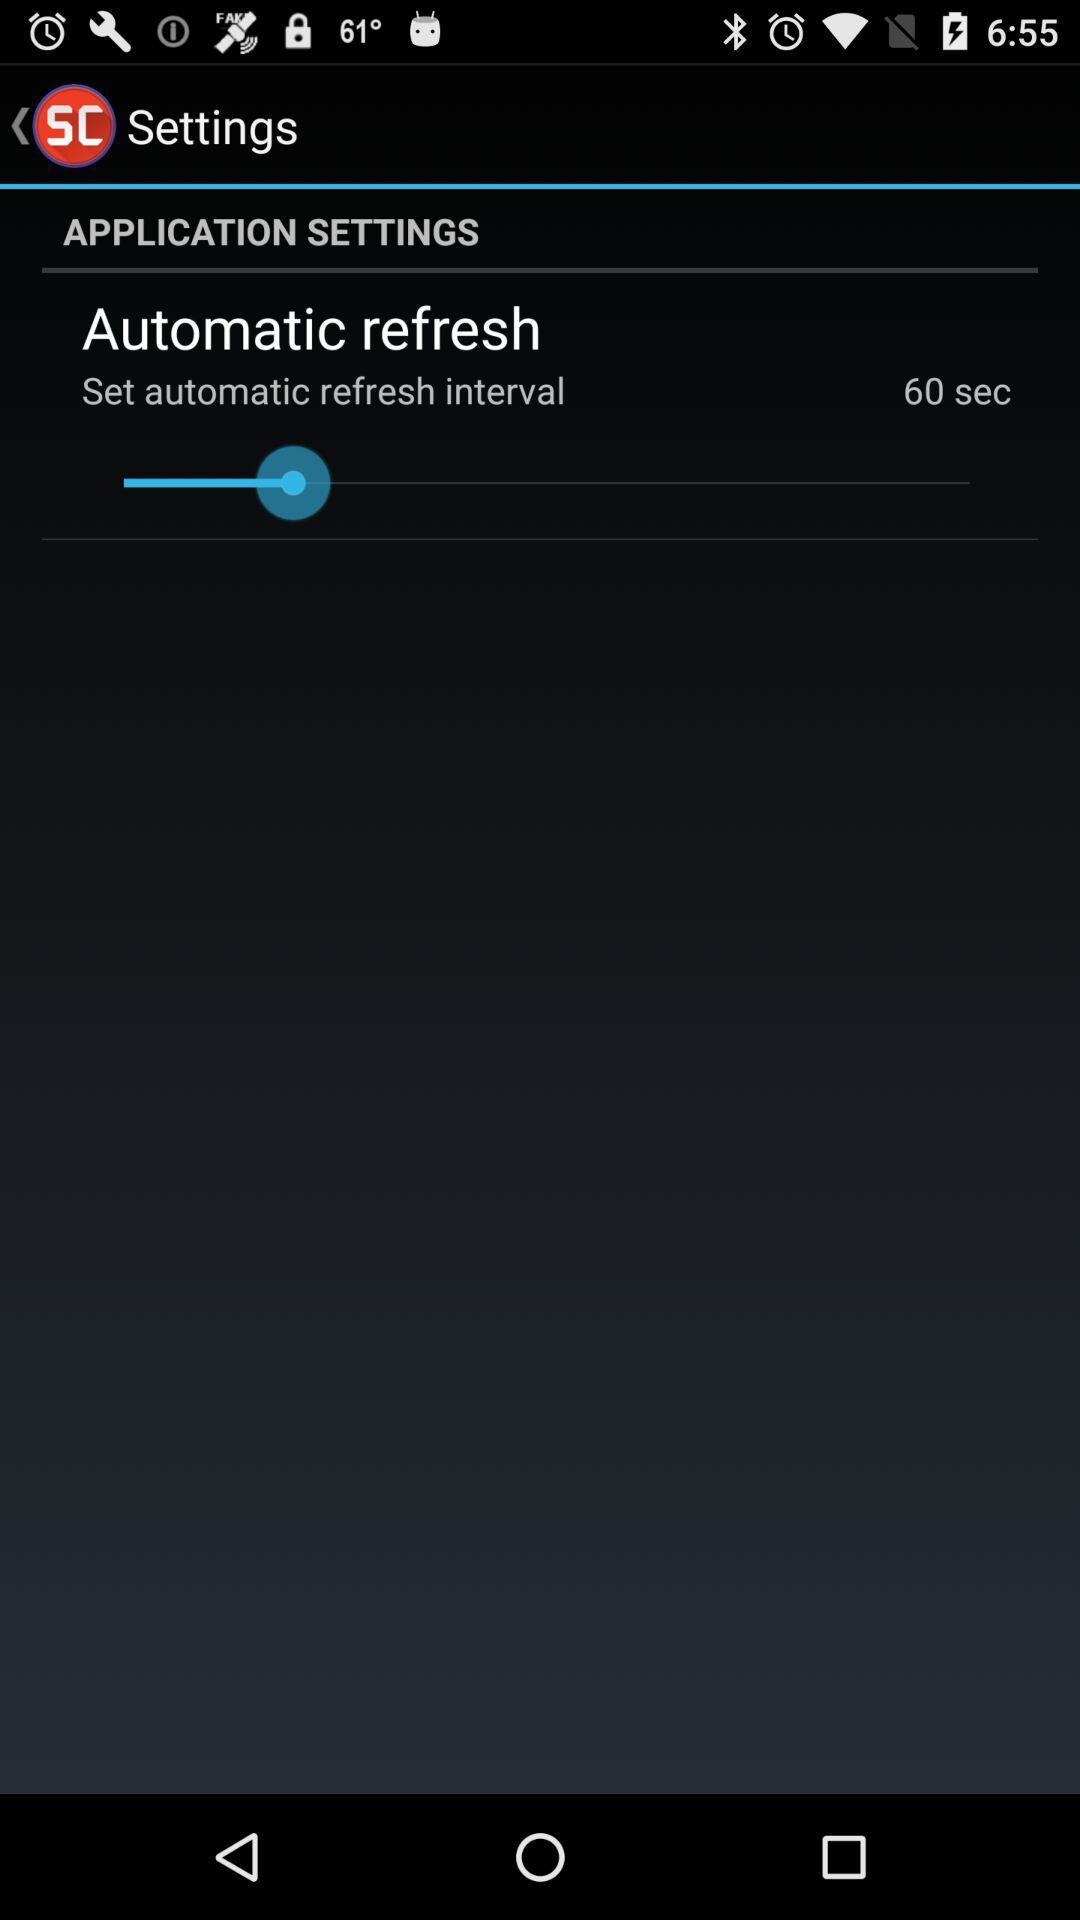 Image resolution: width=1080 pixels, height=1920 pixels. I want to click on item above automatic refresh icon, so click(540, 230).